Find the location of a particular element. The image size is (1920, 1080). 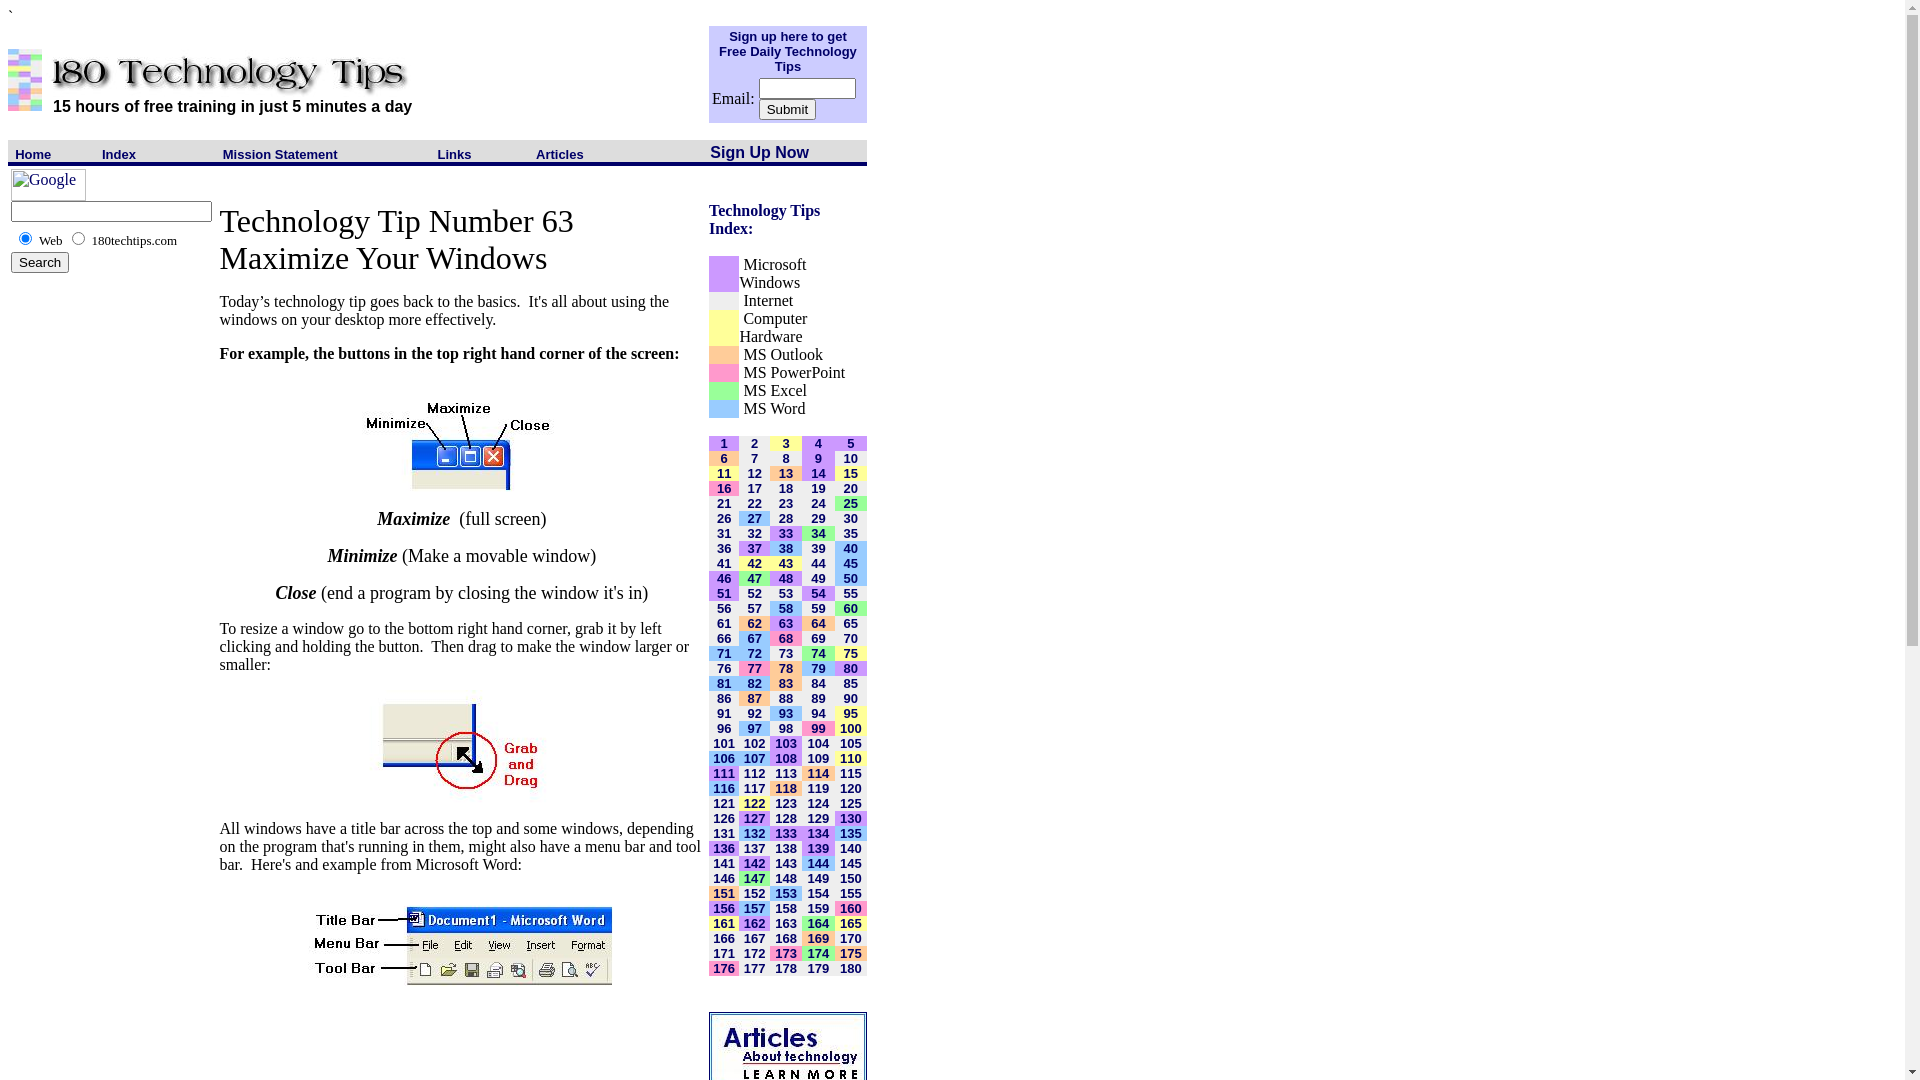

'42' is located at coordinates (752, 563).